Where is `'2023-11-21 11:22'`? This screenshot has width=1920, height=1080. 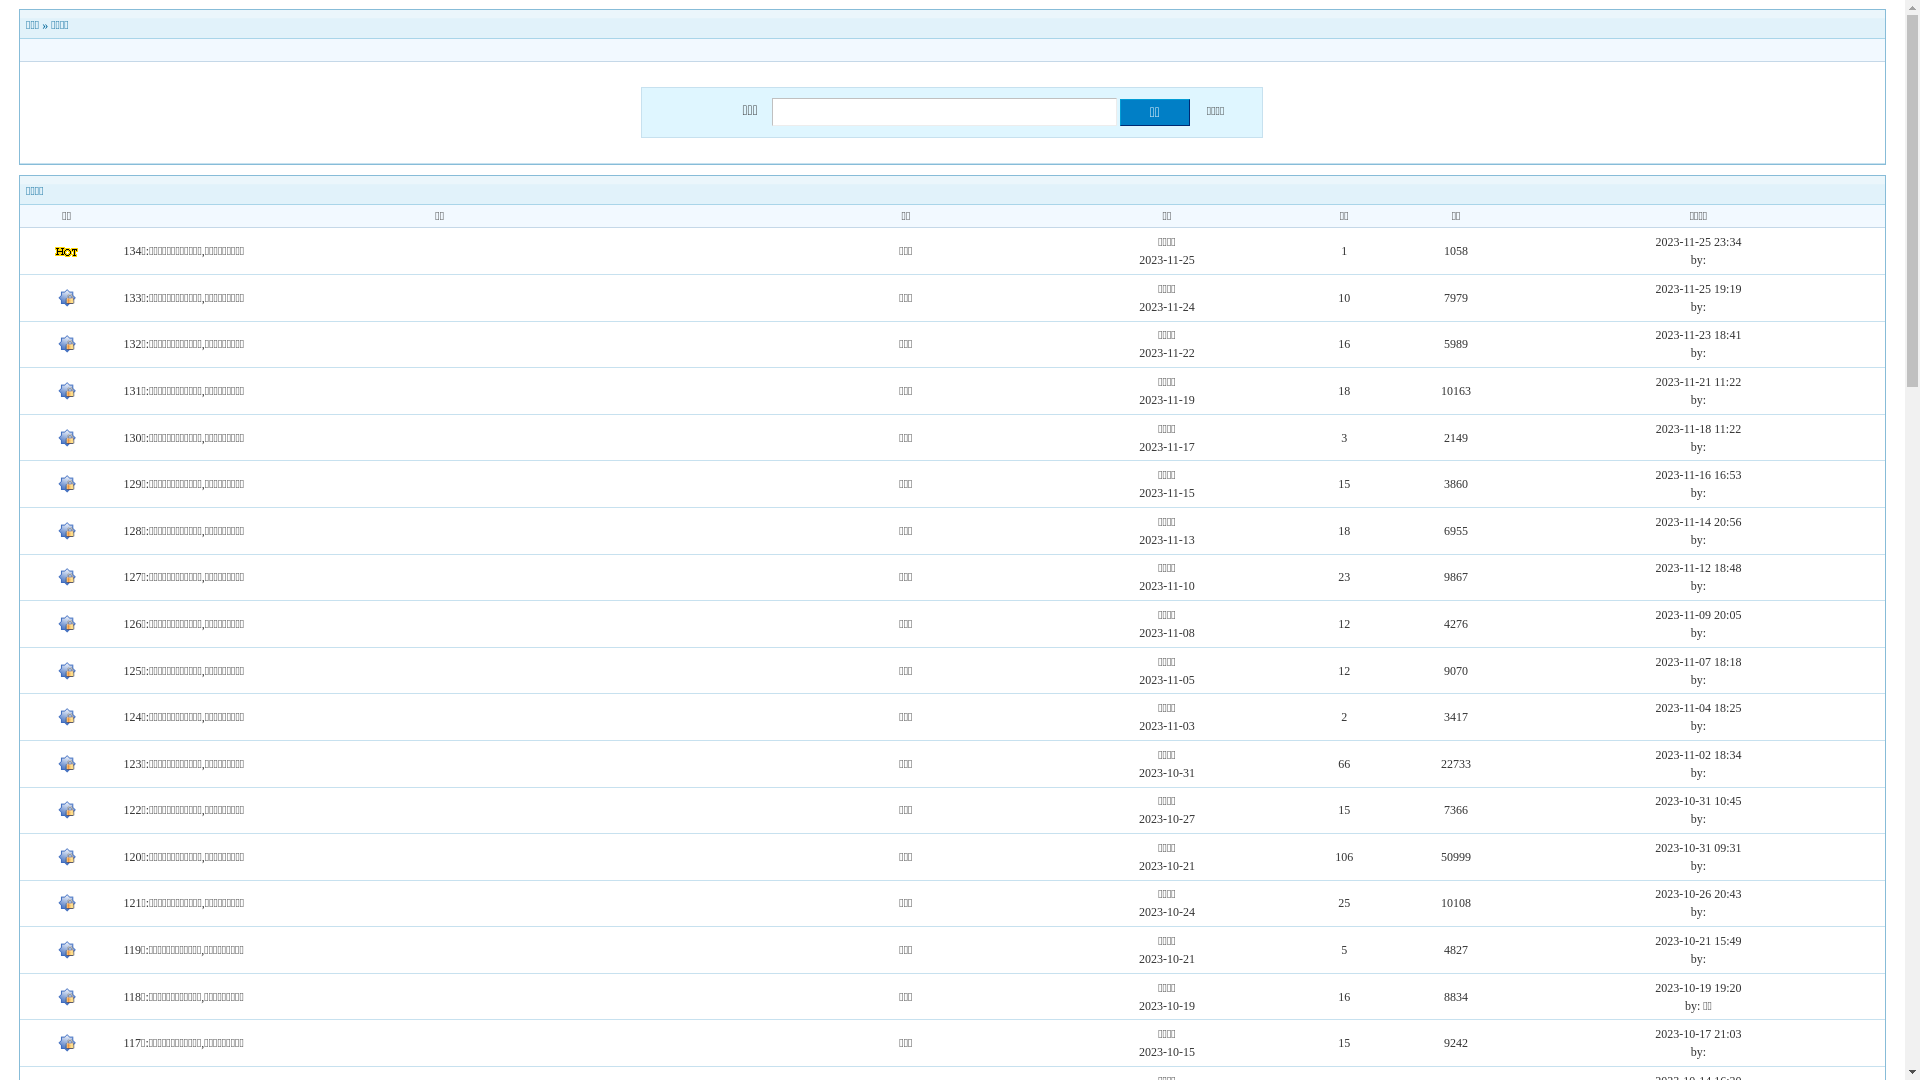 '2023-11-21 11:22' is located at coordinates (1697, 381).